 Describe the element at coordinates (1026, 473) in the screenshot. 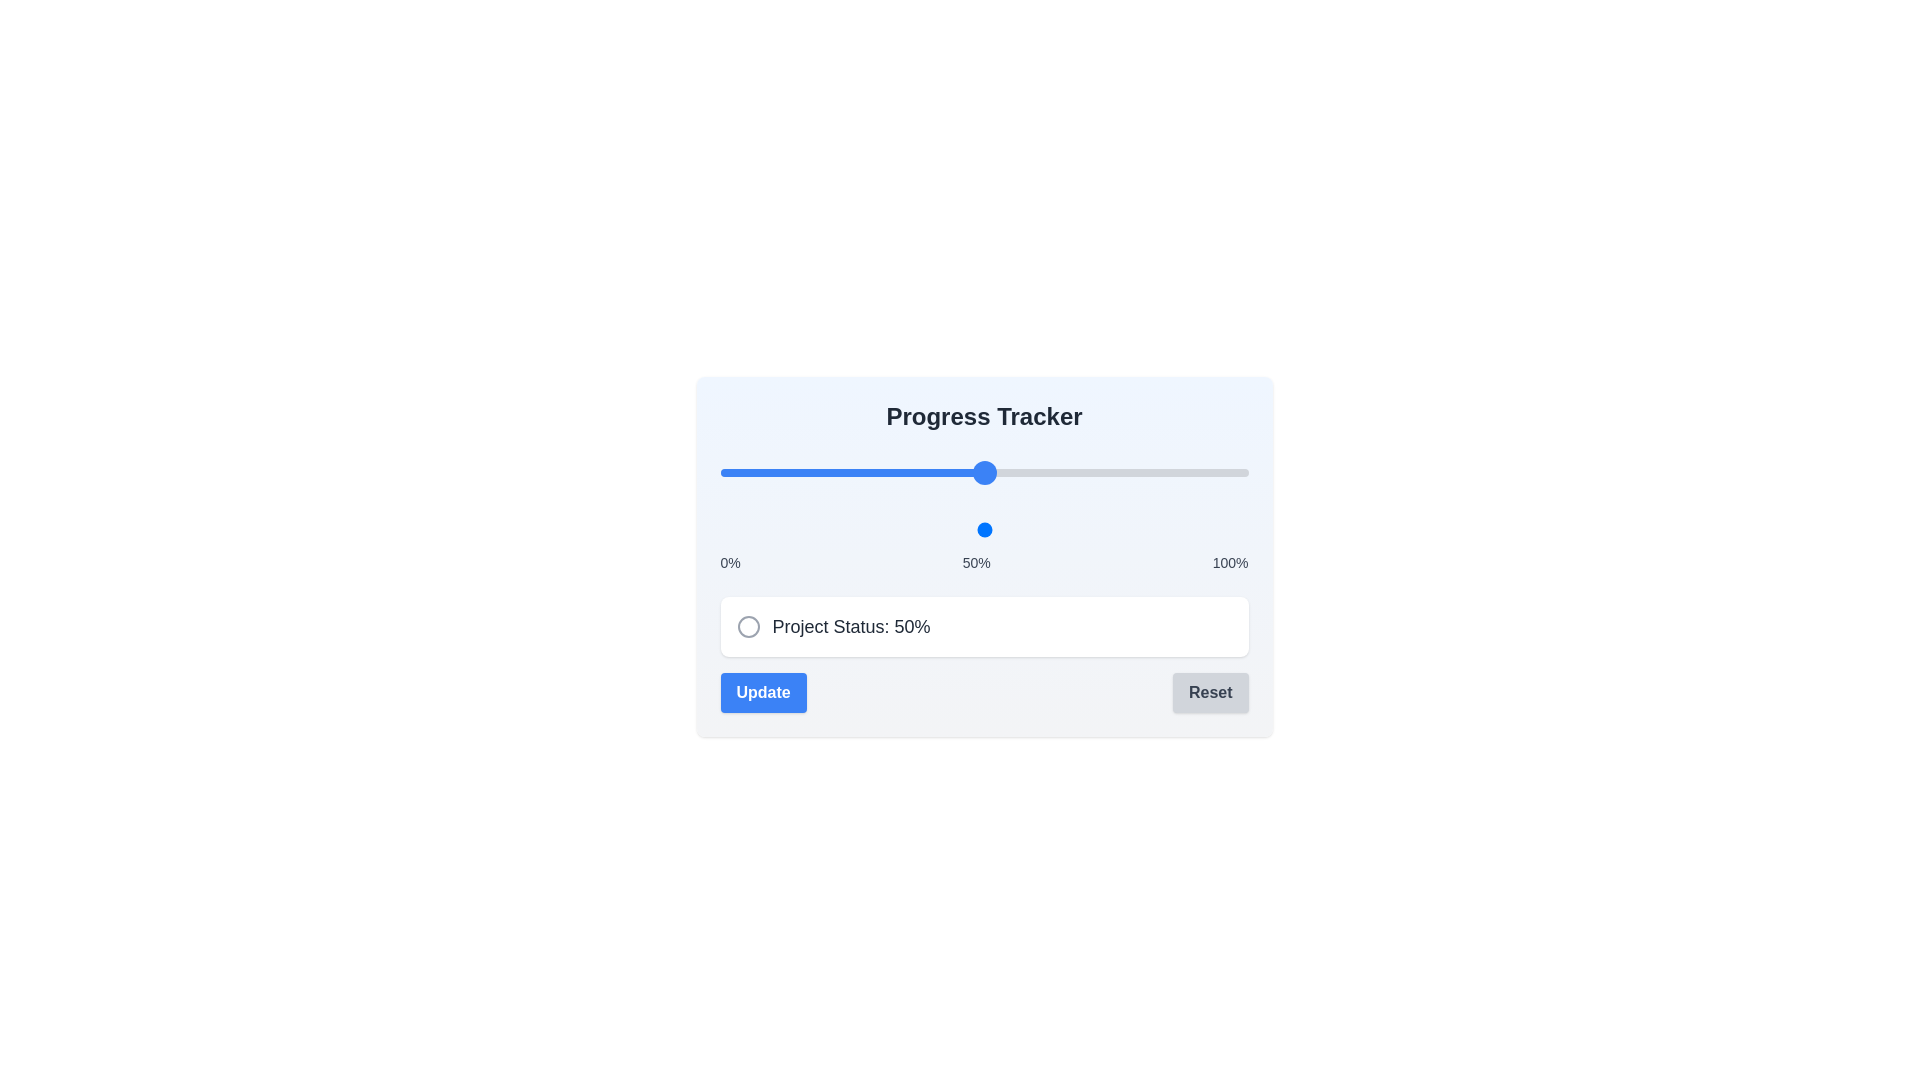

I see `the progress slider to set the progress to 58%` at that location.